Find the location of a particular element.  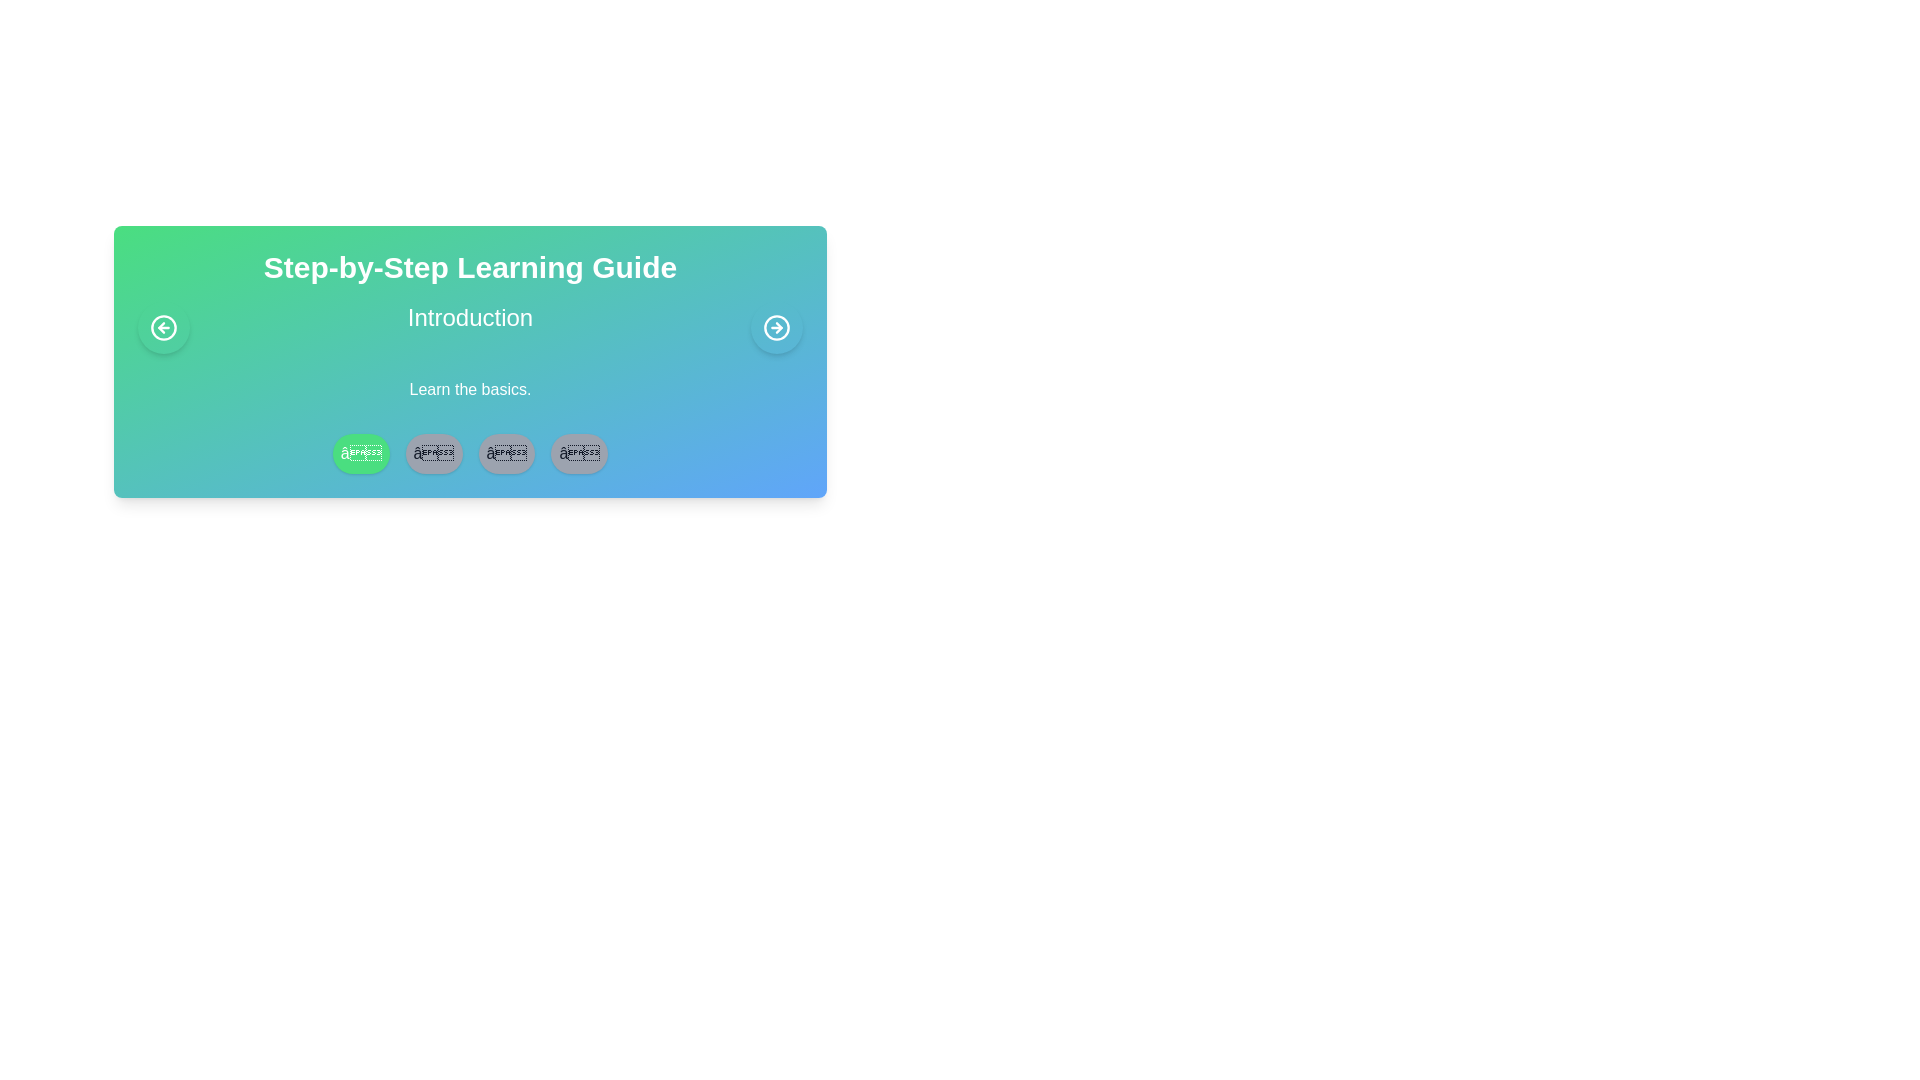

the circular icon button with a left-pointing arrow, located at the top-left corner of the card is located at coordinates (163, 326).